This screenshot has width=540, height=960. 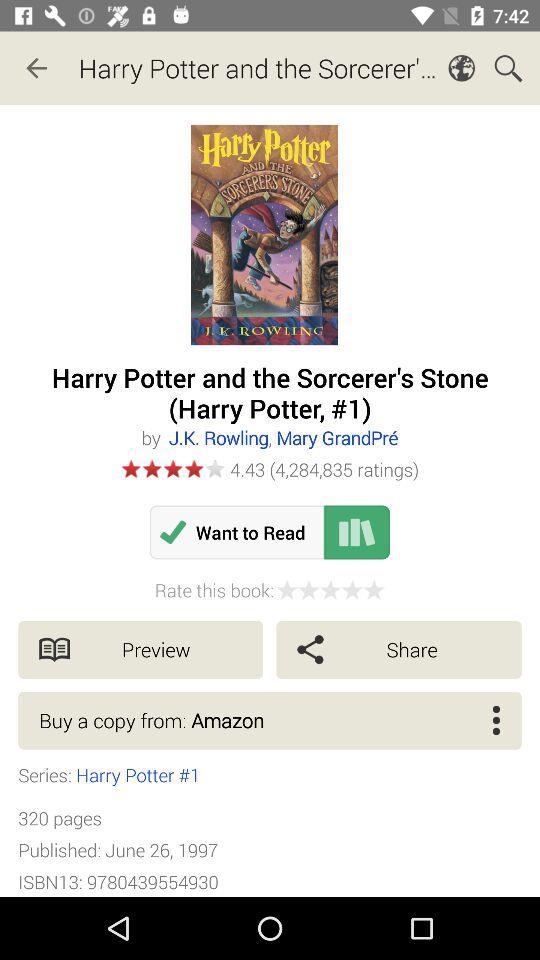 What do you see at coordinates (356, 531) in the screenshot?
I see `show all books that i want to read` at bounding box center [356, 531].